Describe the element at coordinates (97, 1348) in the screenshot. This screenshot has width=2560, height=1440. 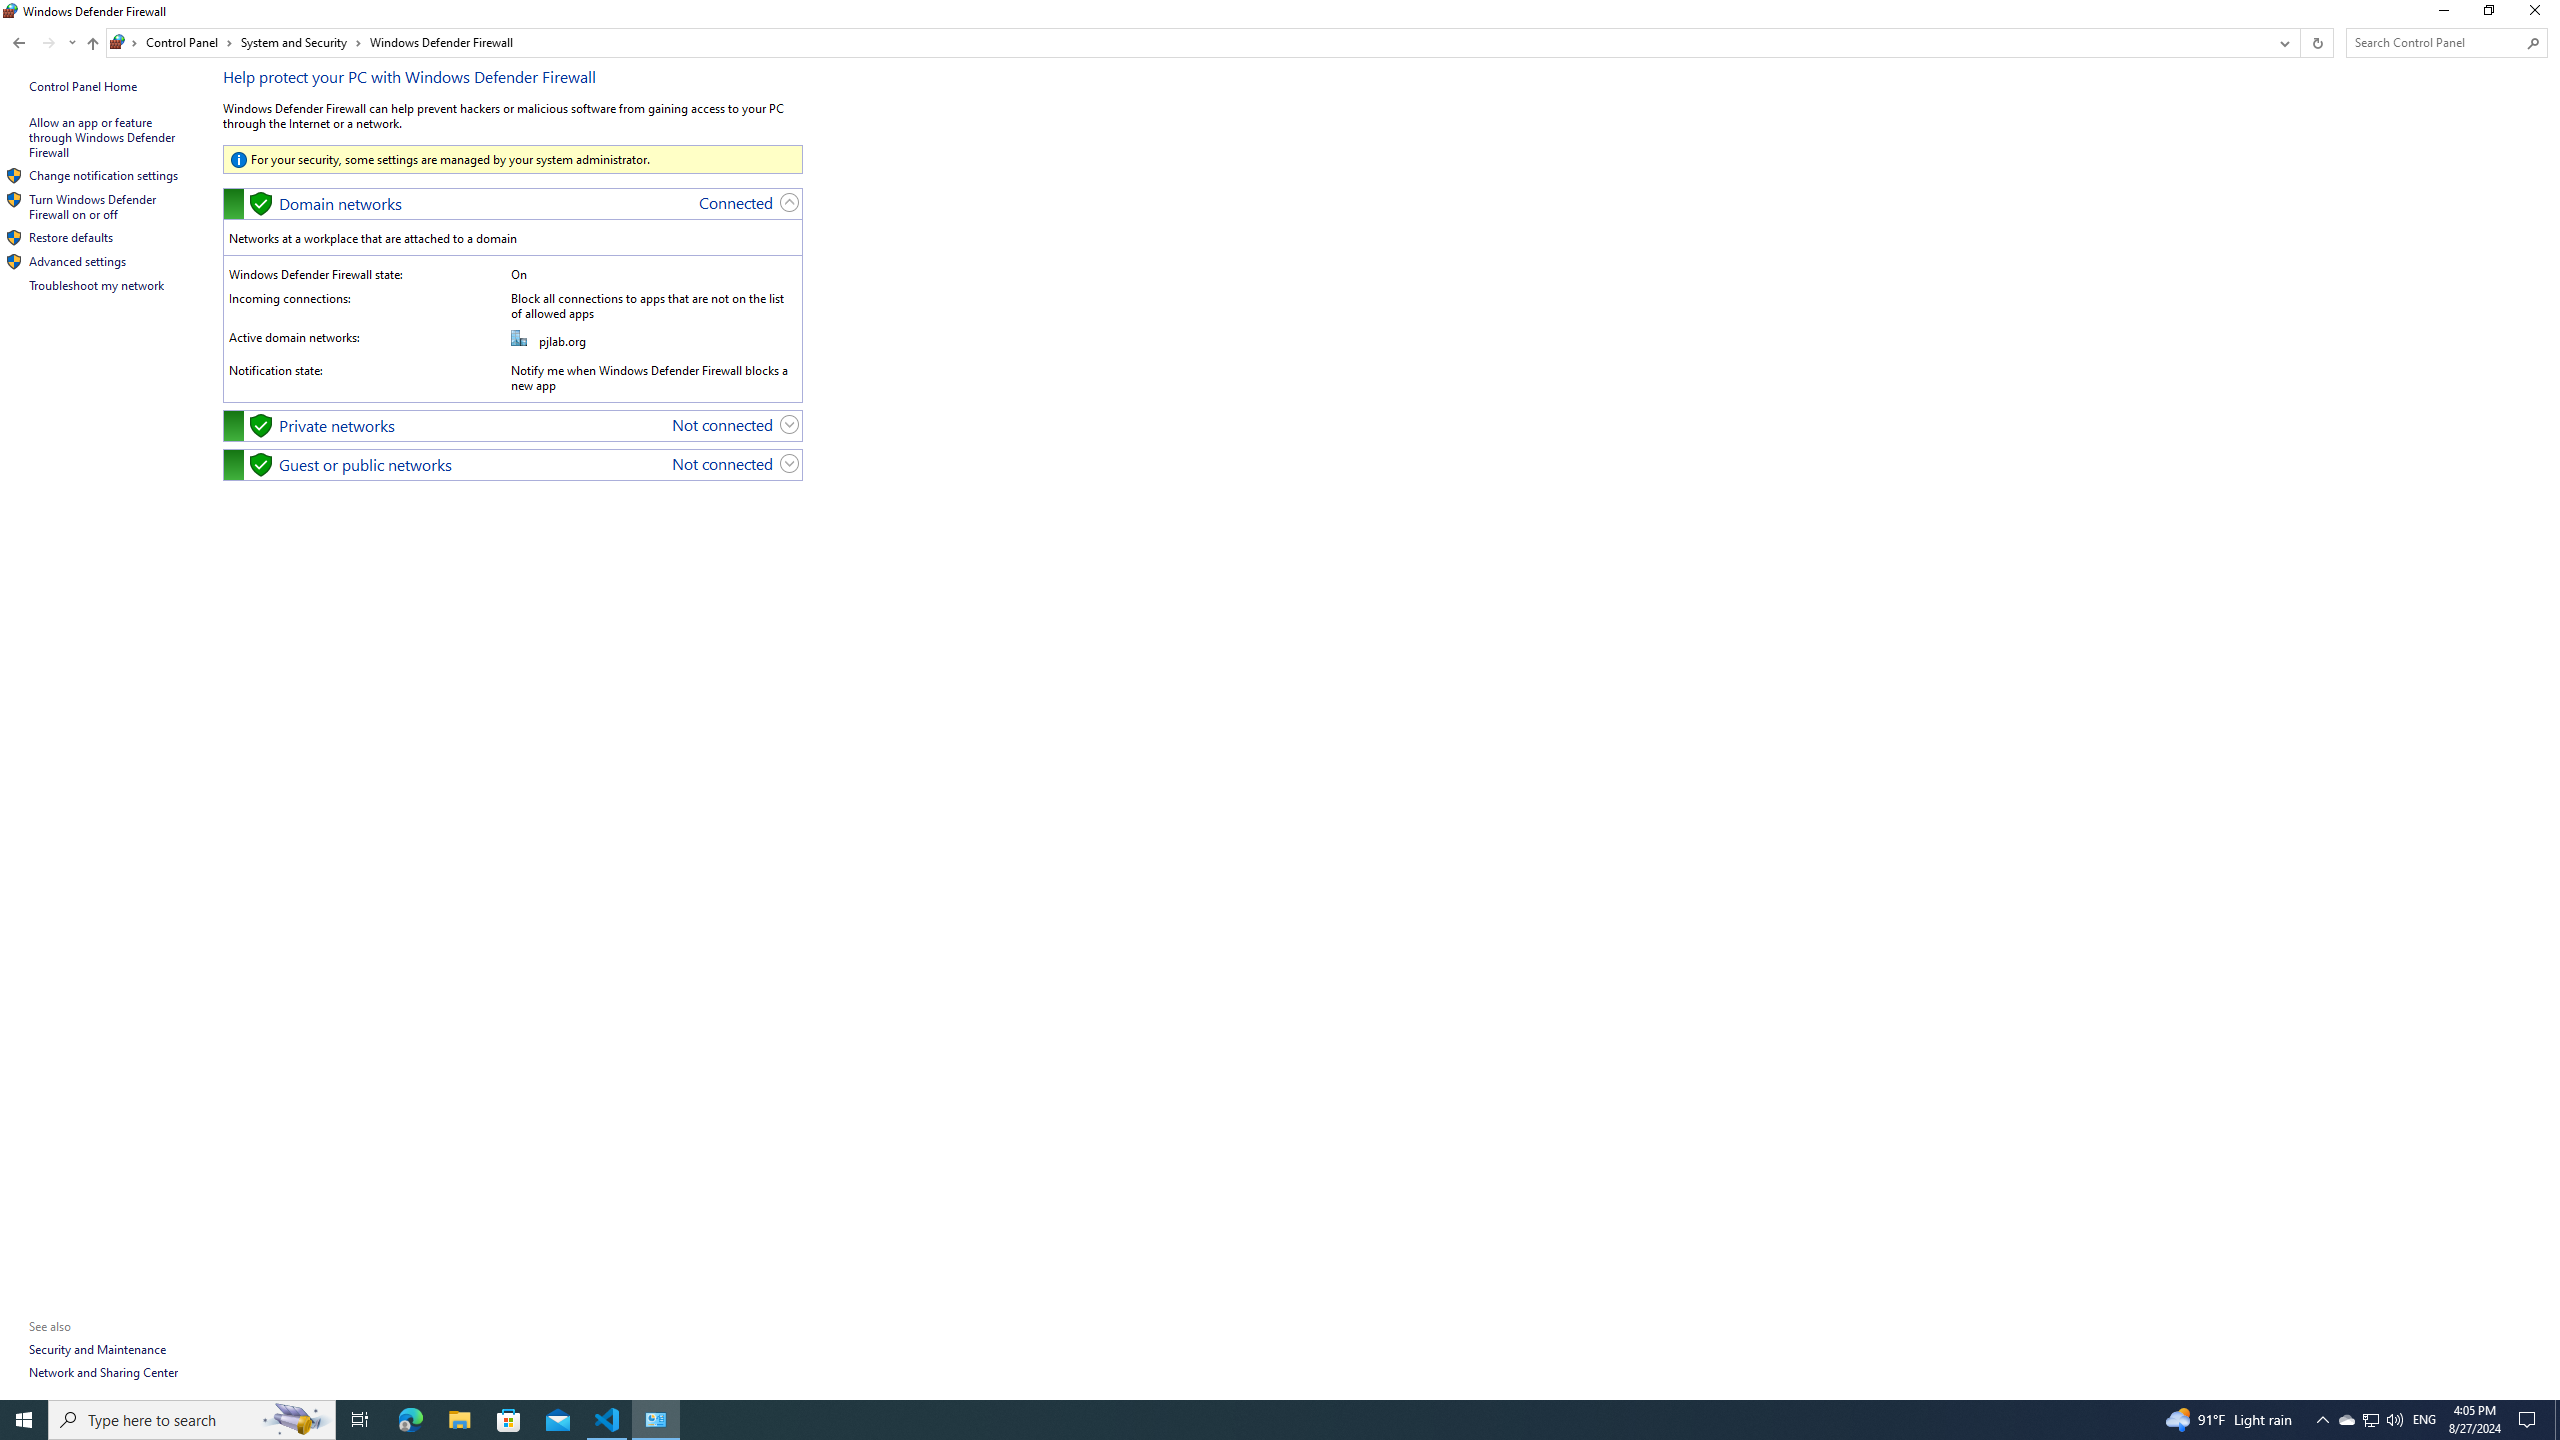
I see `'Security and Maintenance'` at that location.